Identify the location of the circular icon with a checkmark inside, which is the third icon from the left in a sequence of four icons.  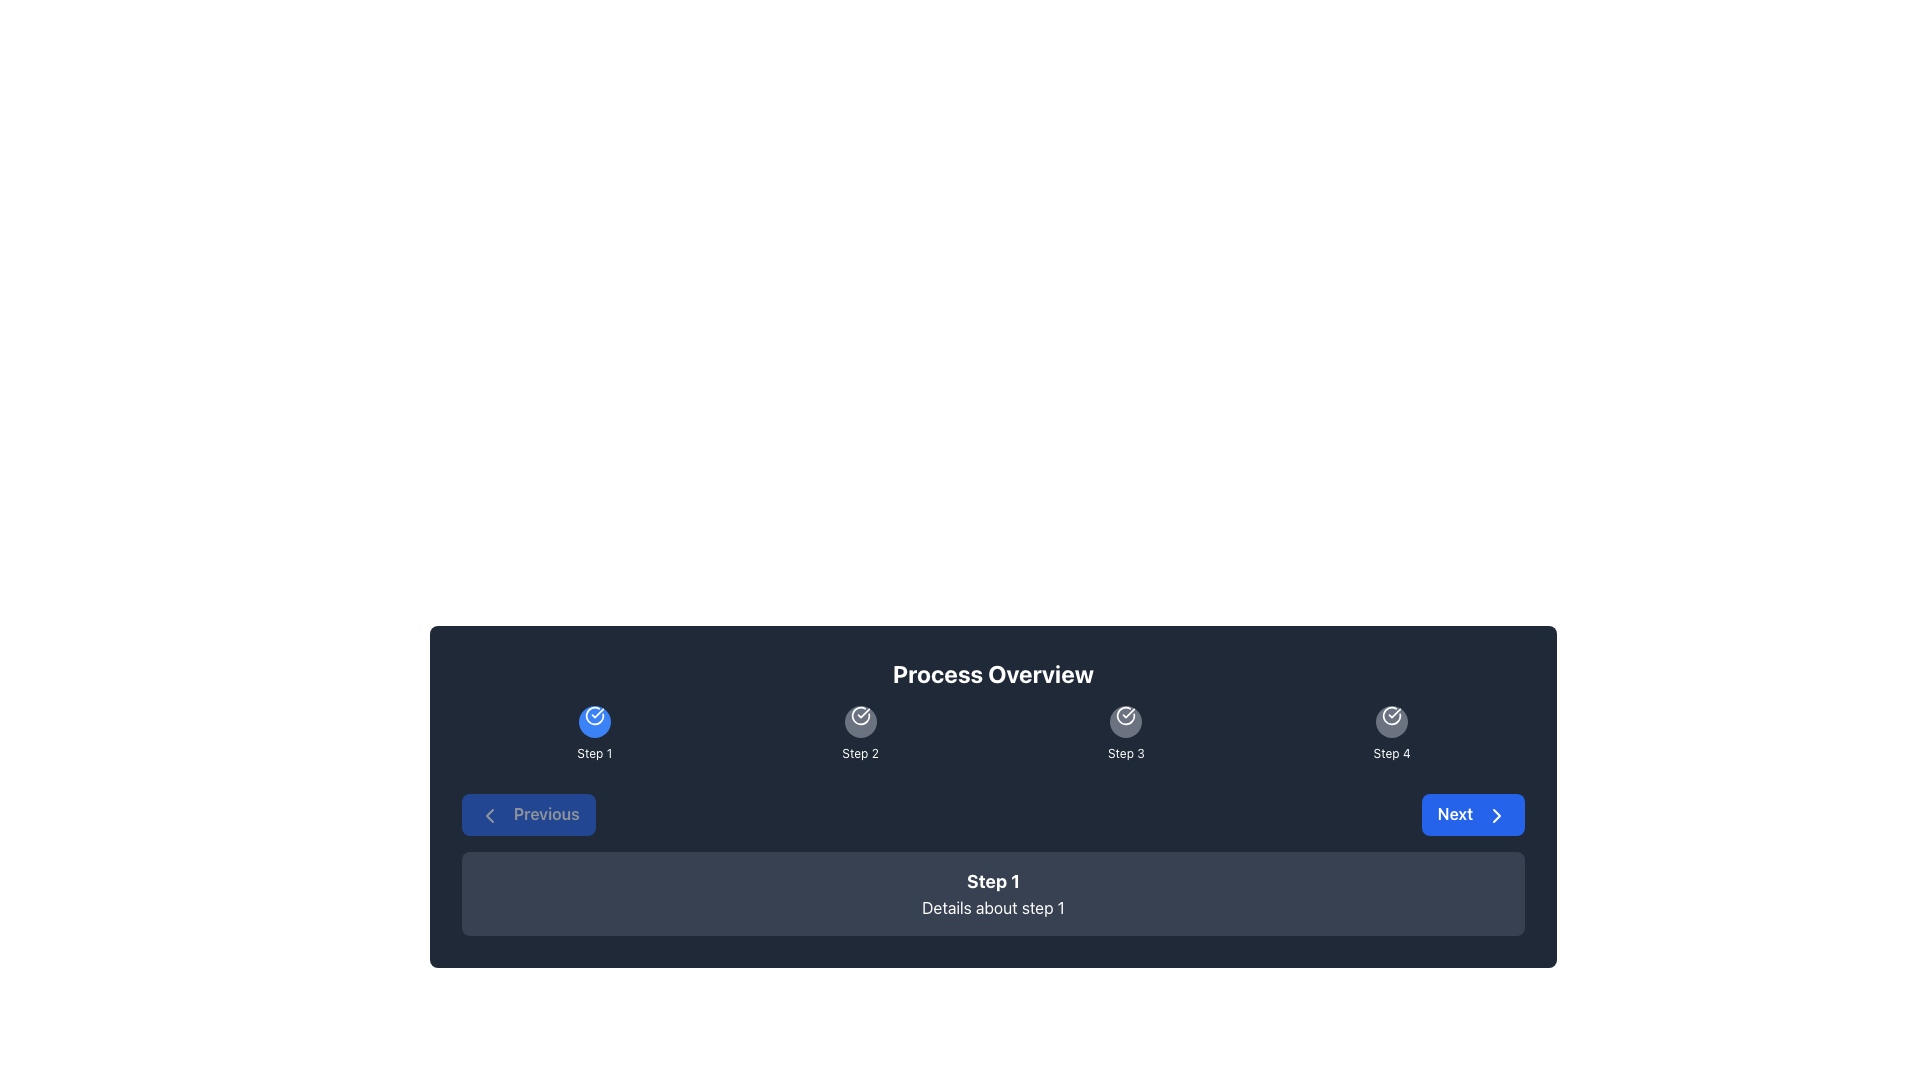
(1126, 715).